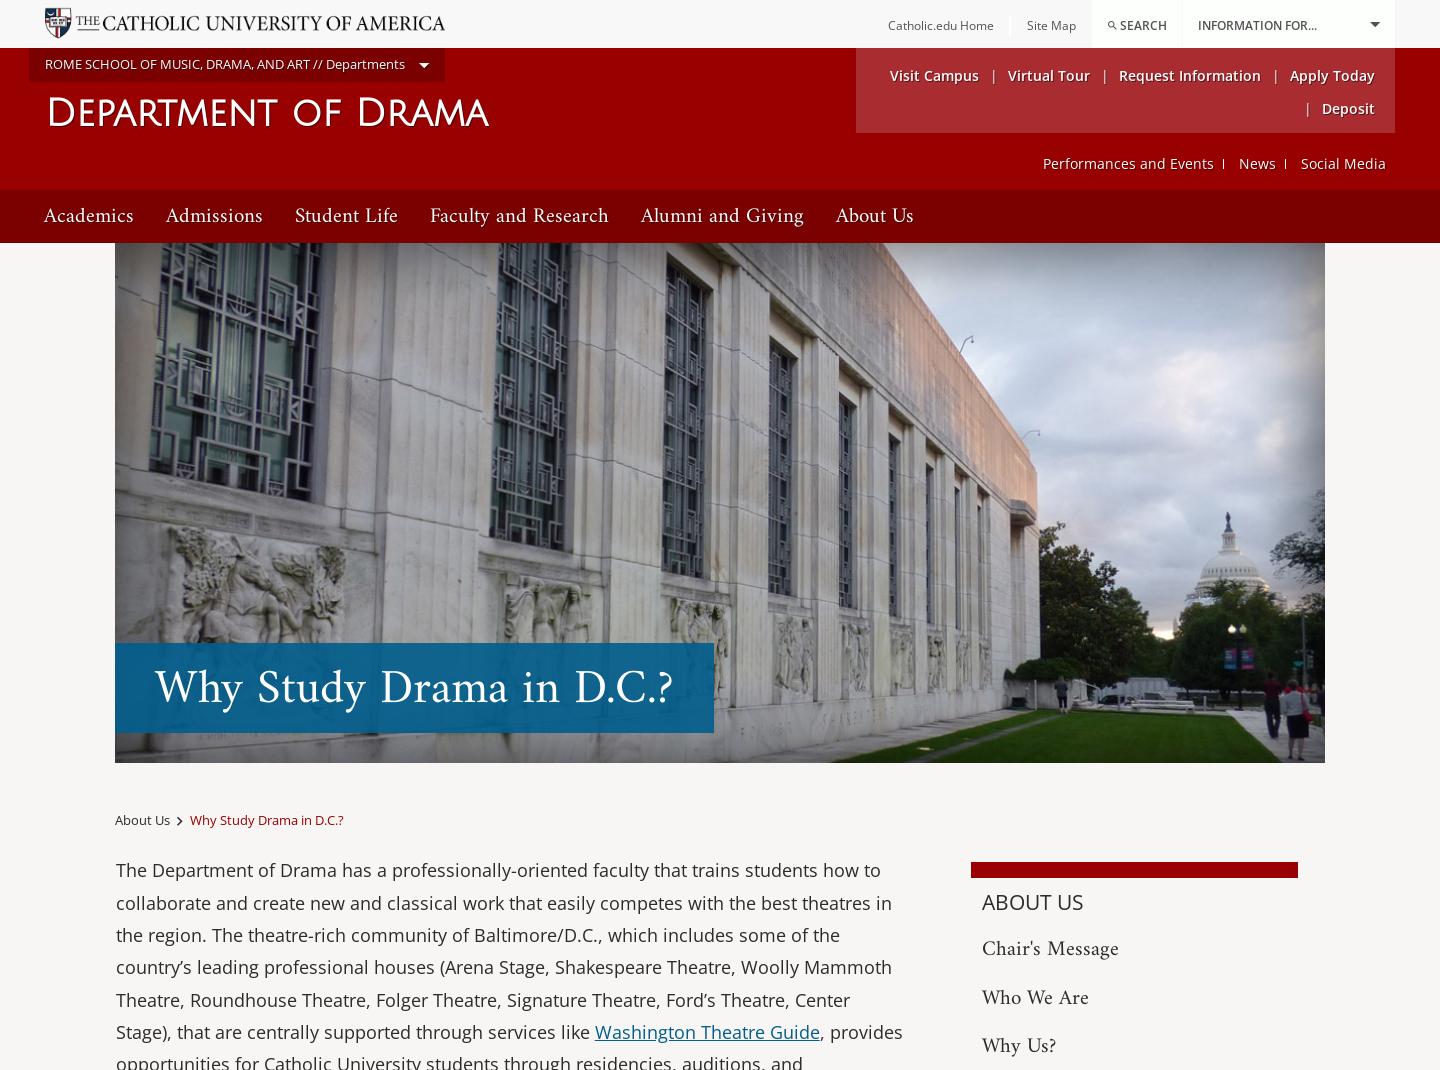  What do you see at coordinates (721, 214) in the screenshot?
I see `'Alumni and Giving'` at bounding box center [721, 214].